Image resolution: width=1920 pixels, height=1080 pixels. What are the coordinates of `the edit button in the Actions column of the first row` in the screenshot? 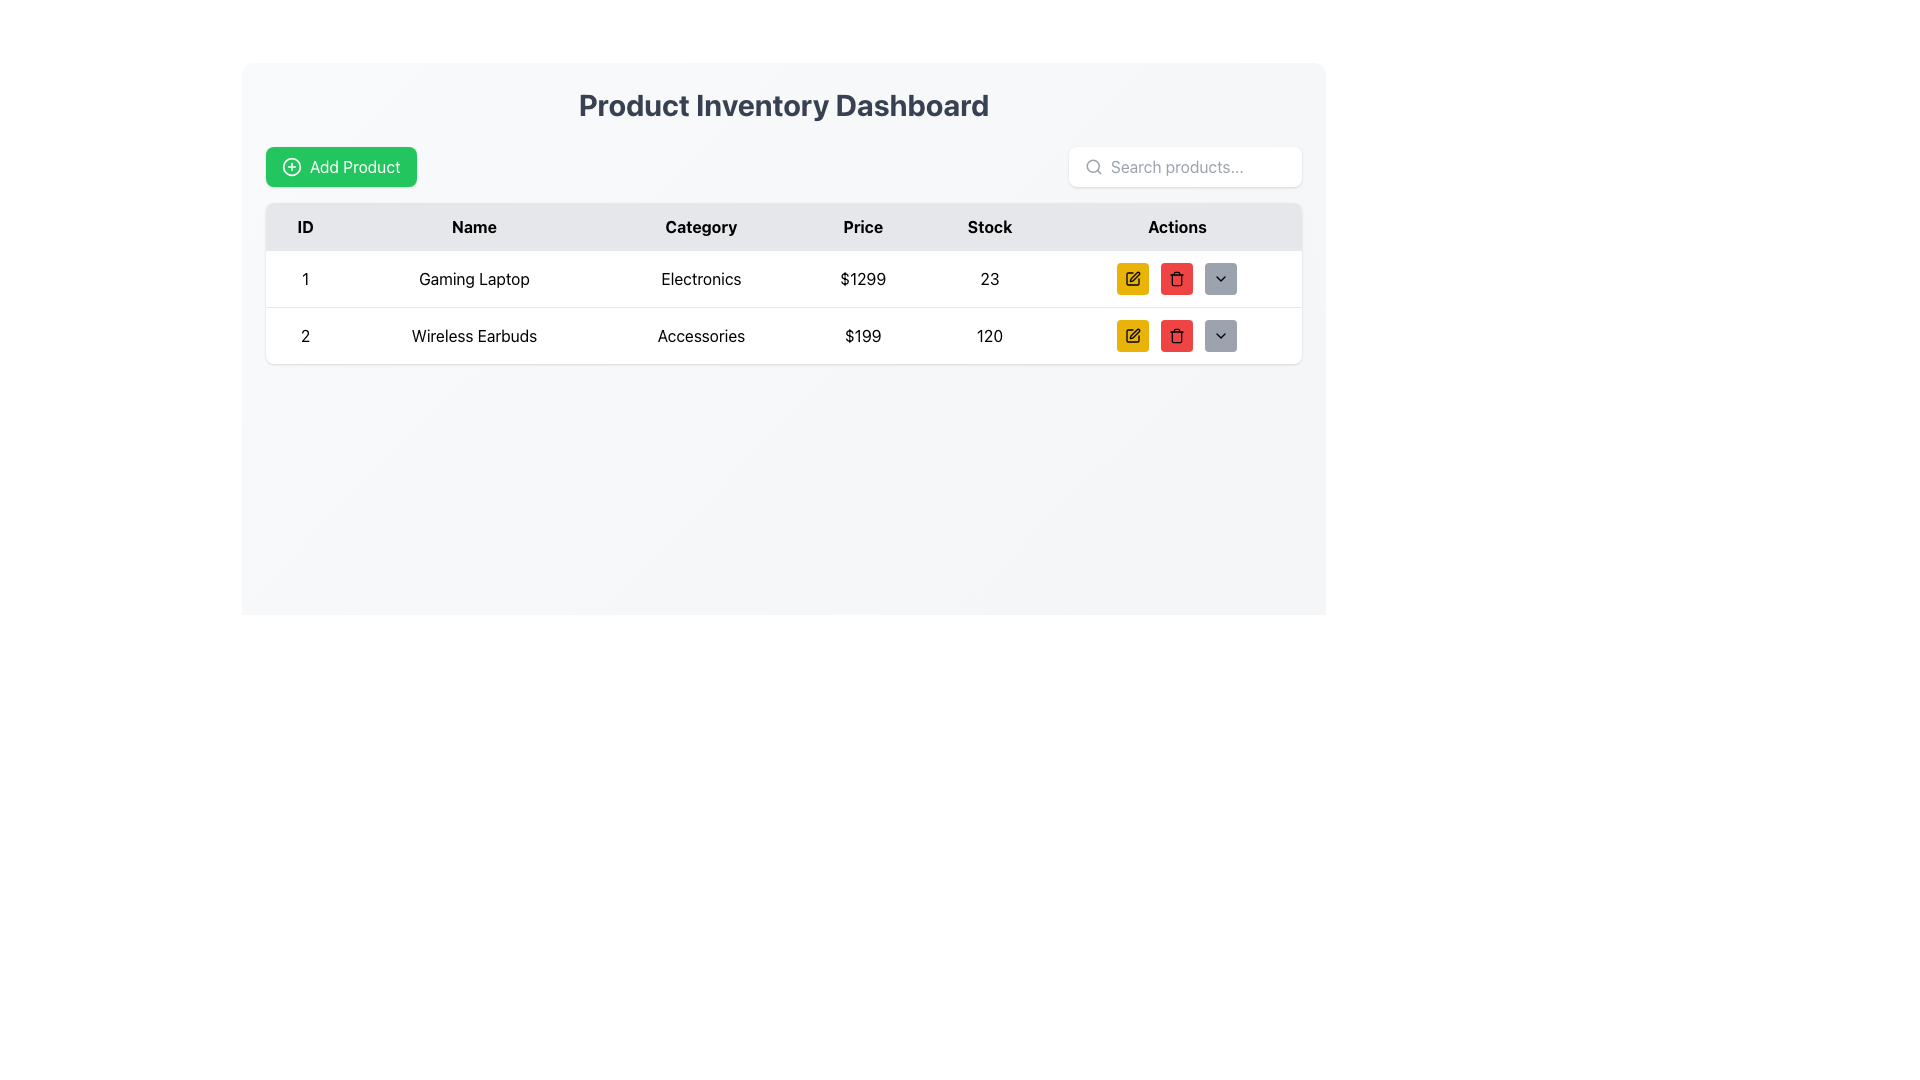 It's located at (1133, 278).